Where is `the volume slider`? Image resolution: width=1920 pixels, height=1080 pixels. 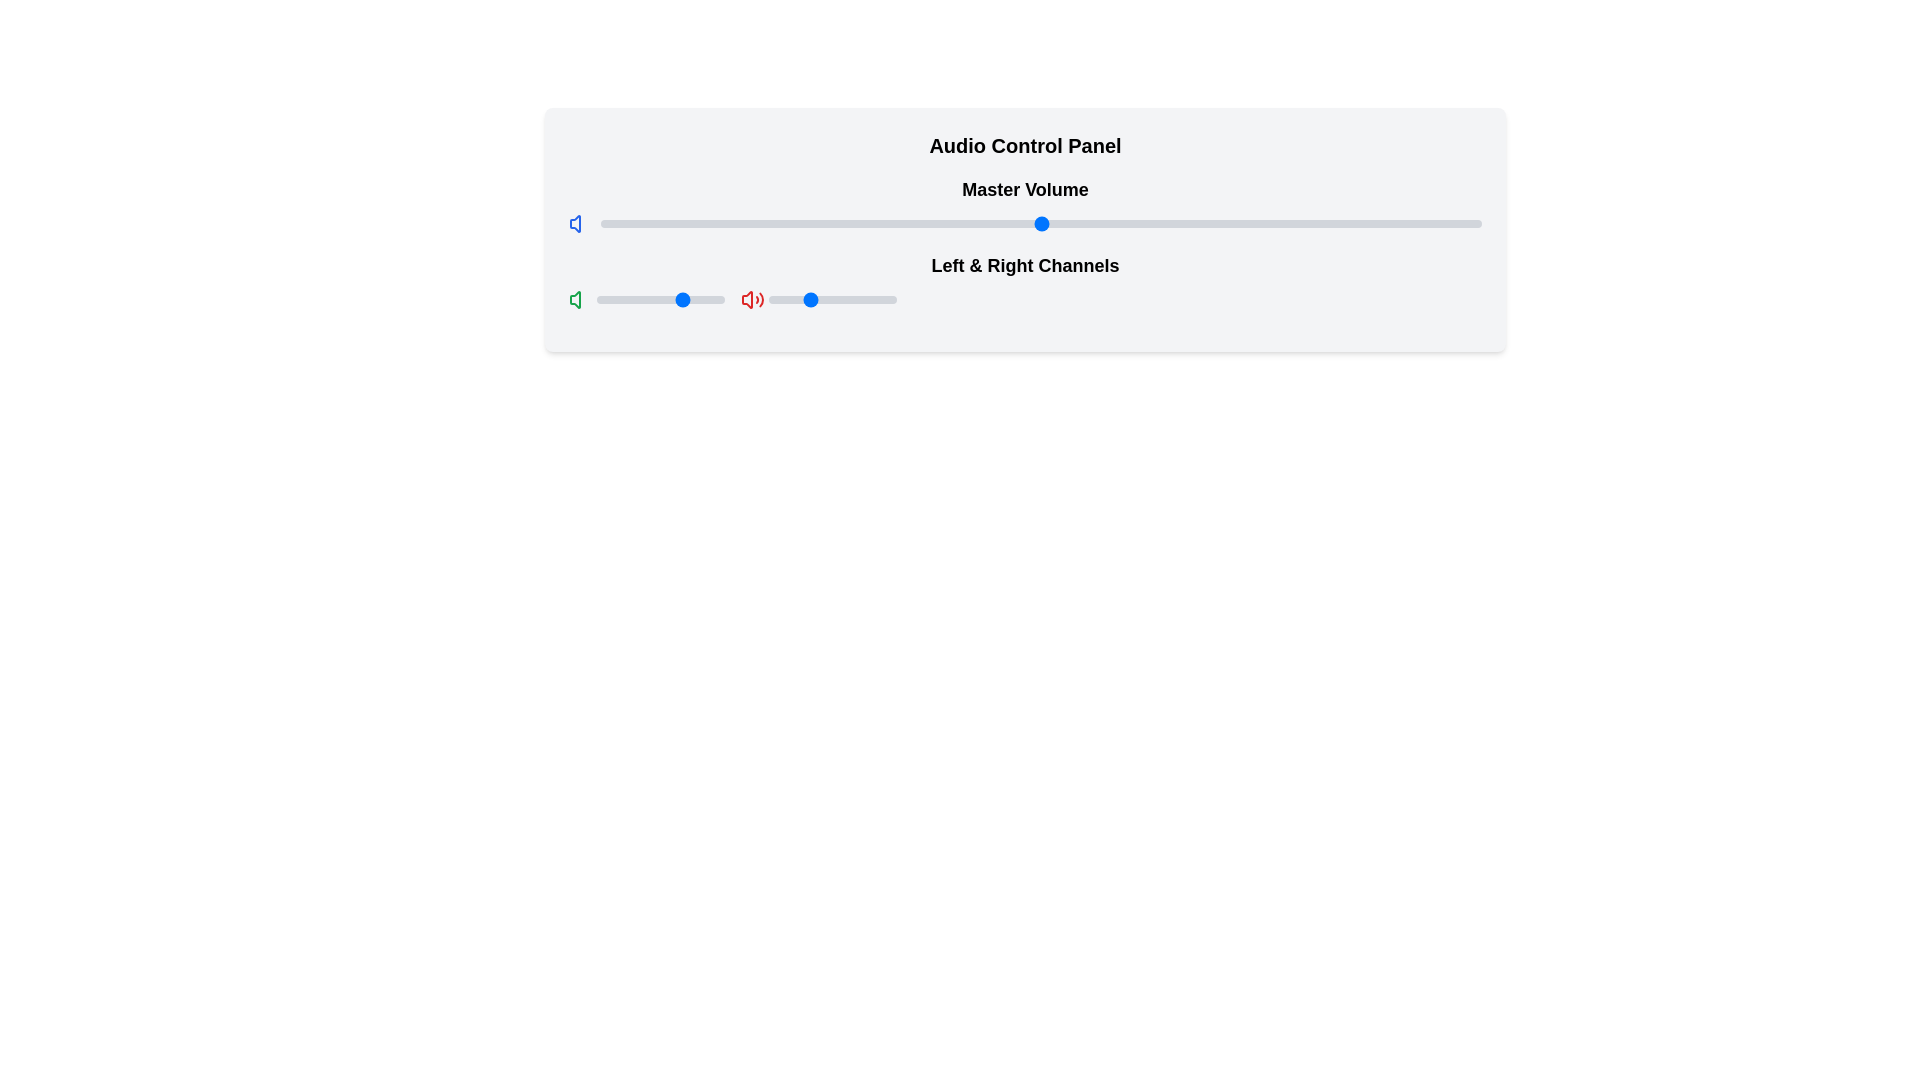 the volume slider is located at coordinates (925, 219).